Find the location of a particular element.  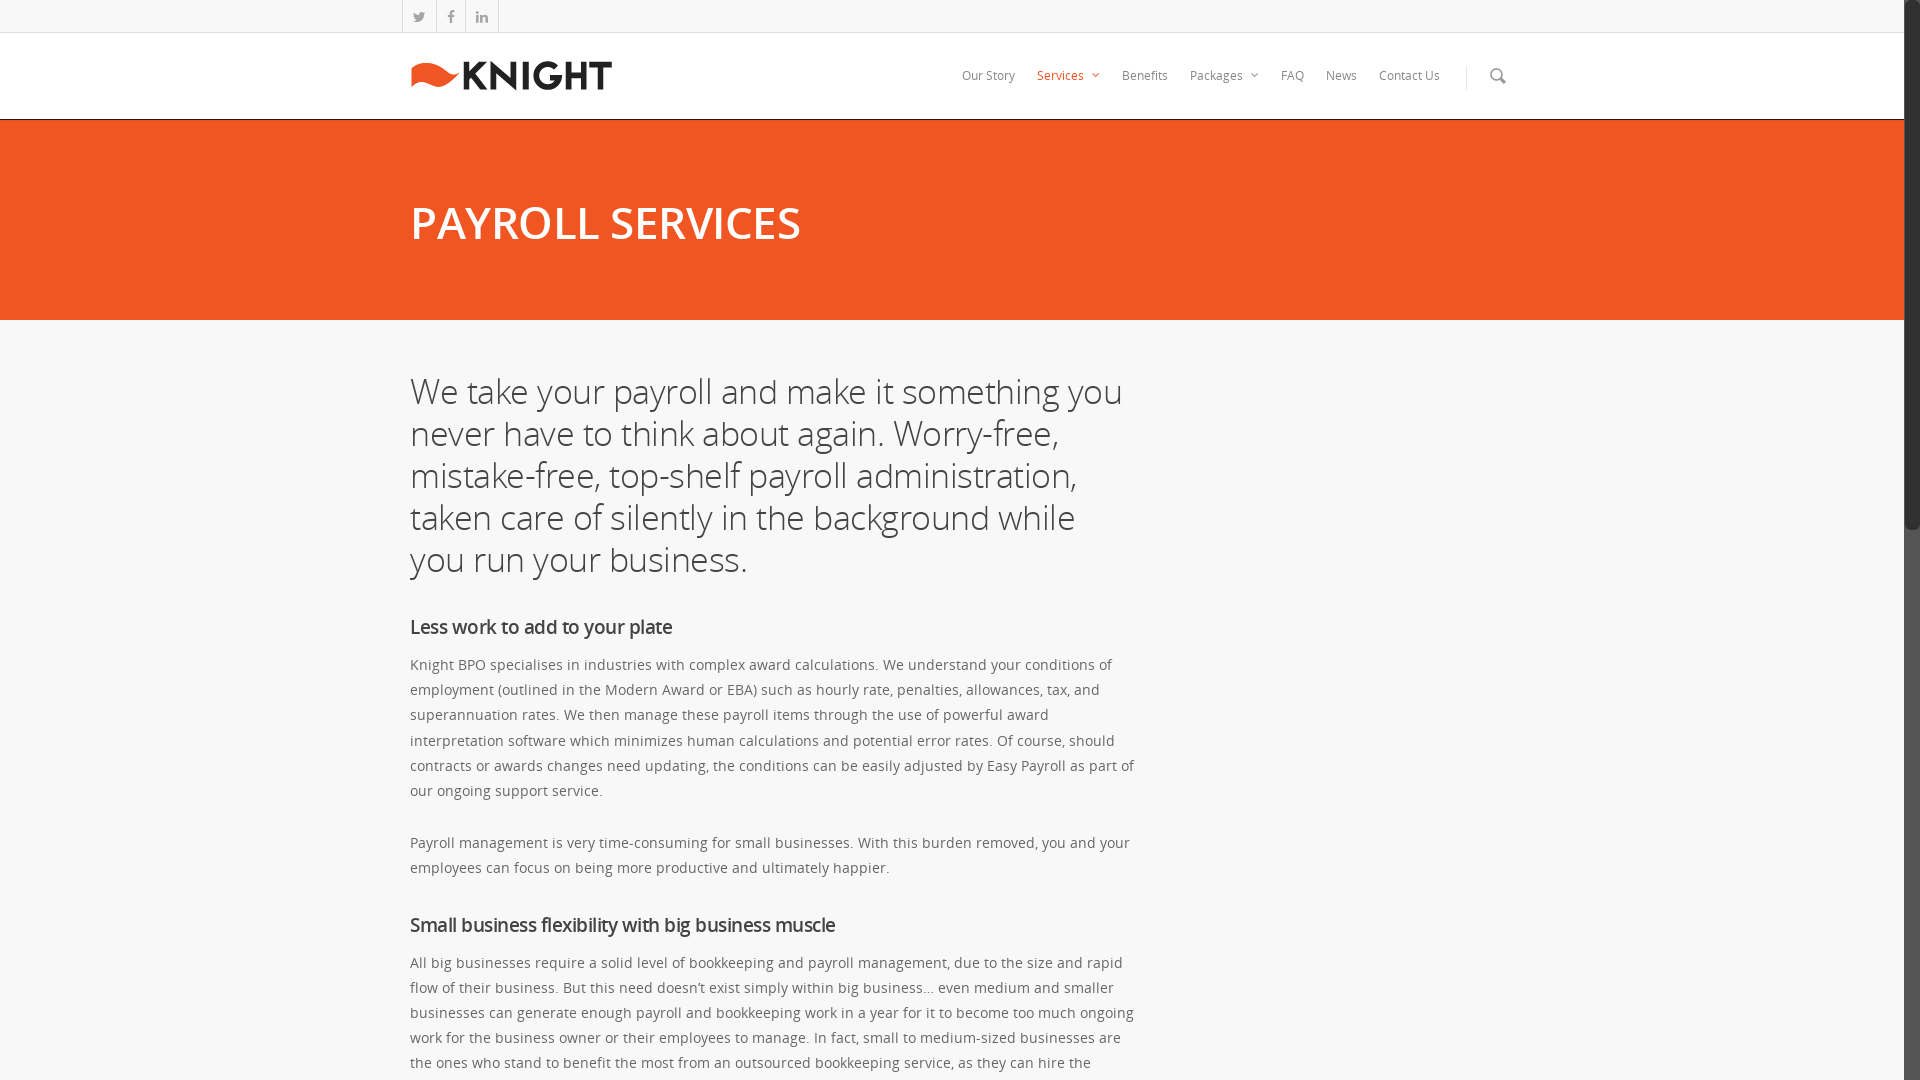

'Services' is located at coordinates (1067, 88).